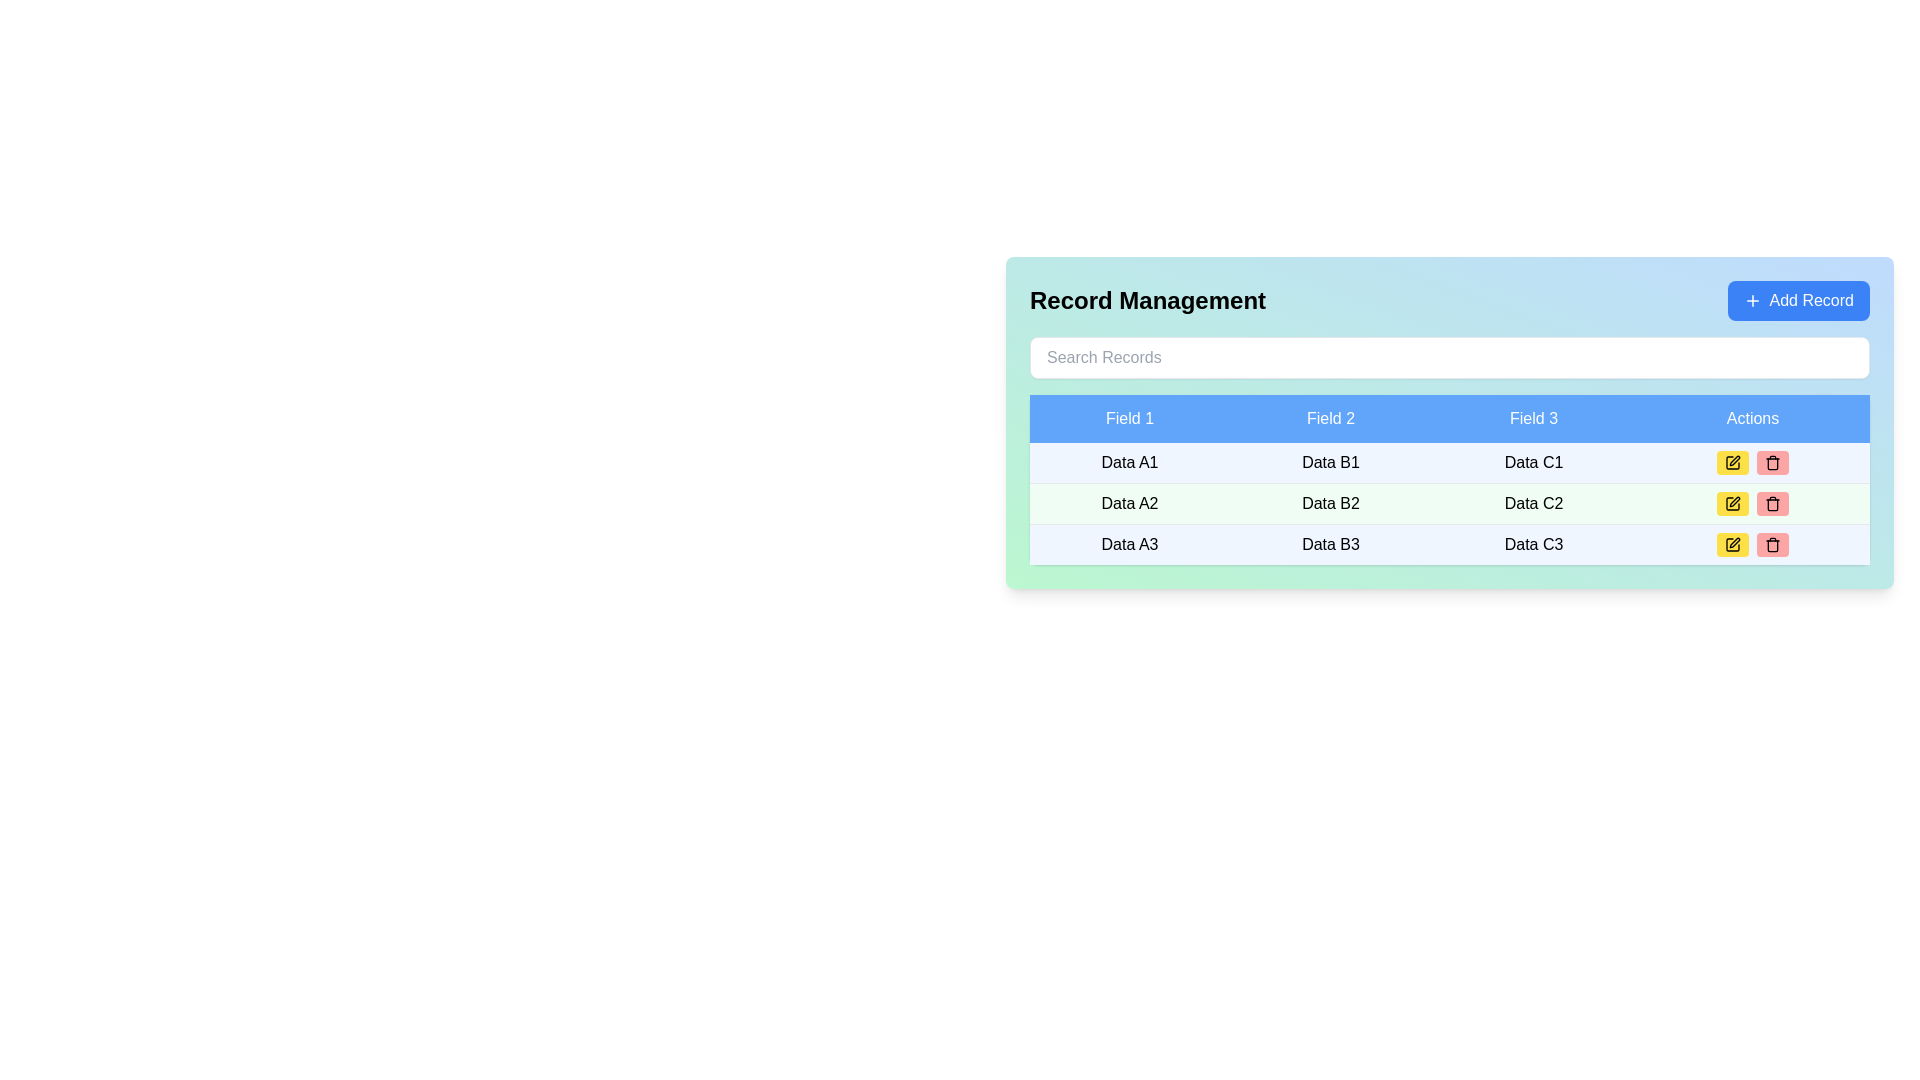 Image resolution: width=1920 pixels, height=1080 pixels. Describe the element at coordinates (1772, 462) in the screenshot. I see `the trash icon in the 'Actions' column of the third row` at that location.